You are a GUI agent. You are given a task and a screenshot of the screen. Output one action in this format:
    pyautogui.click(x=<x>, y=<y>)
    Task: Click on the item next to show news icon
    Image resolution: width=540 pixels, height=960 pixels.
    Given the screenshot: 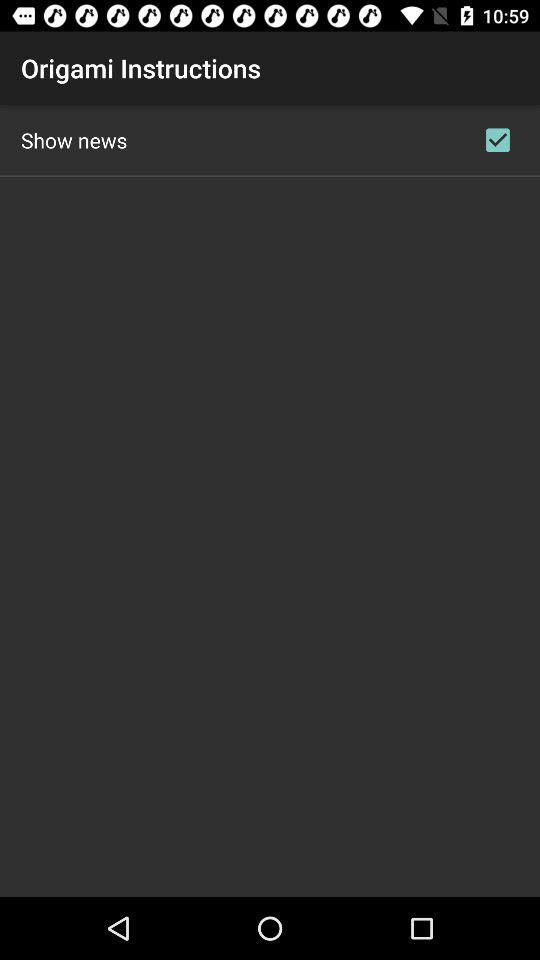 What is the action you would take?
    pyautogui.click(x=496, y=139)
    